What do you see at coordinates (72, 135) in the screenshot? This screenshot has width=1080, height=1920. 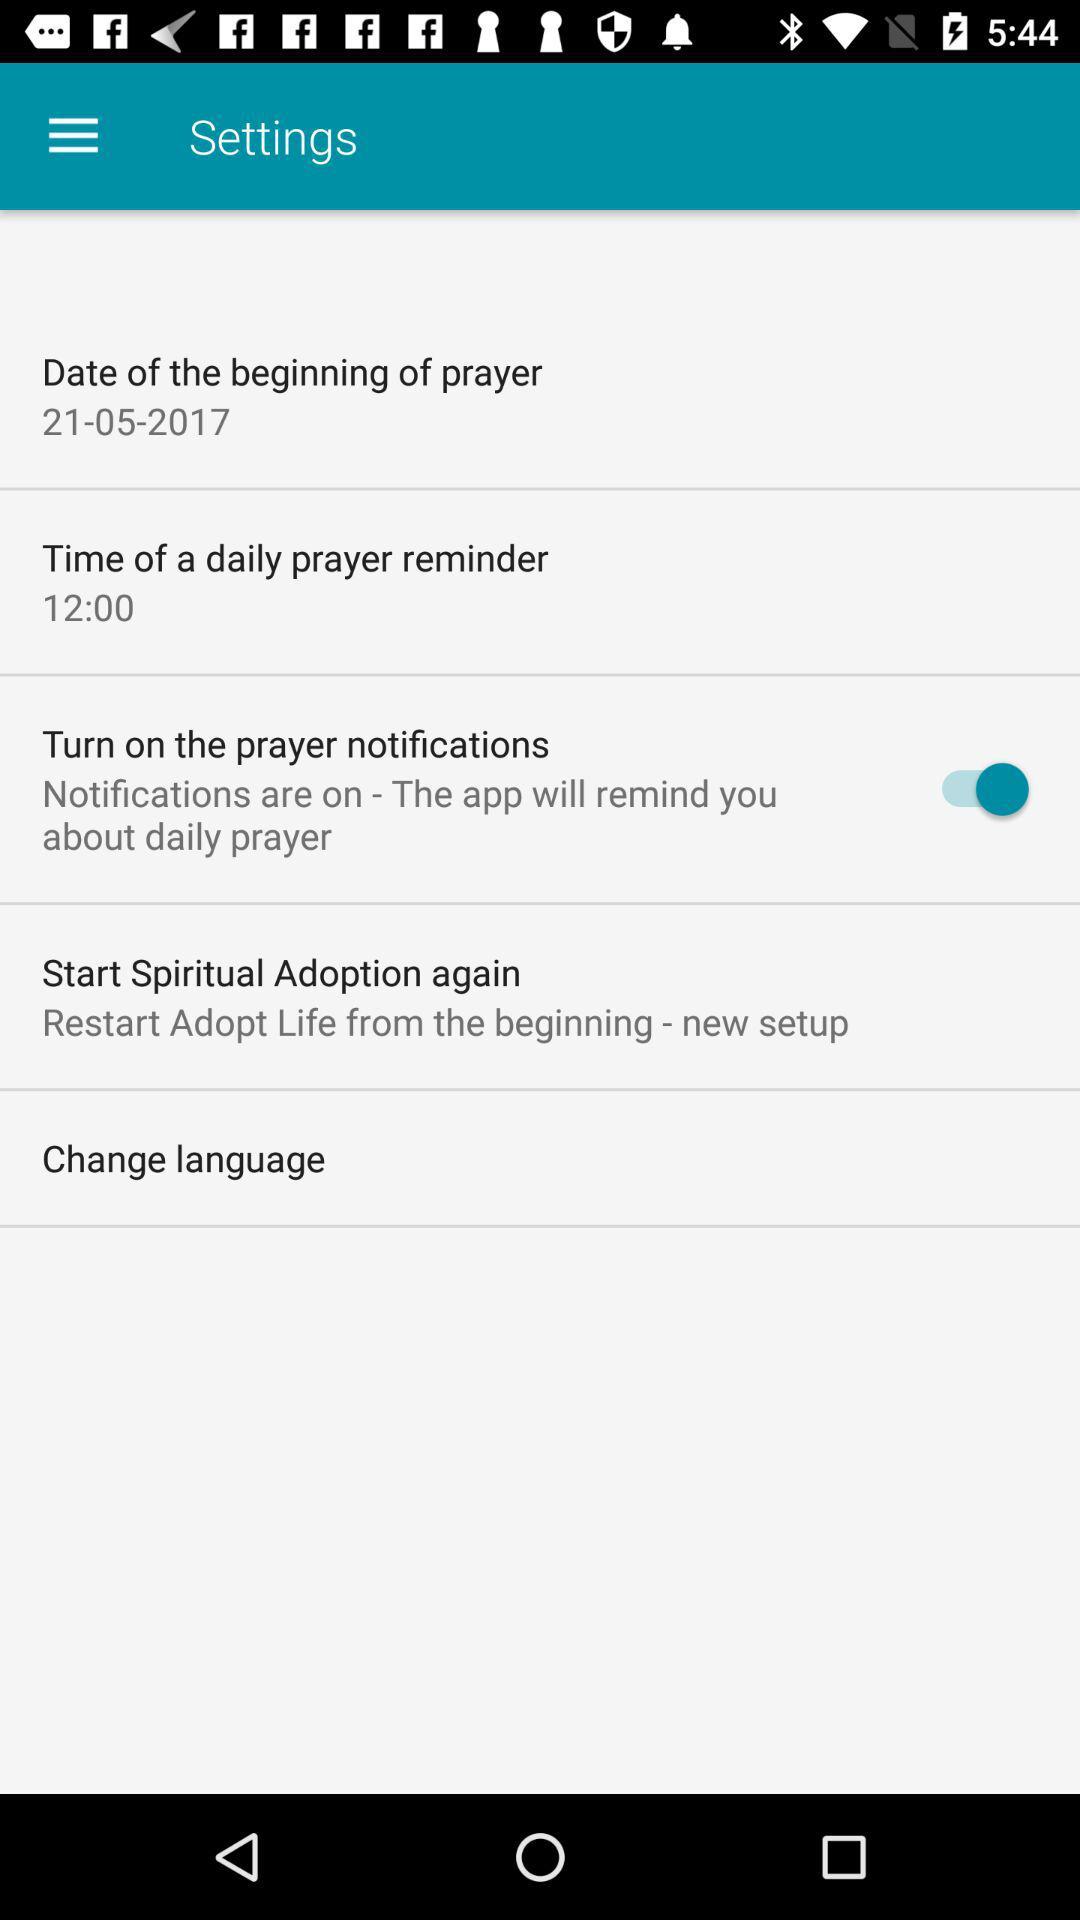 I see `the icon above date of the` at bounding box center [72, 135].